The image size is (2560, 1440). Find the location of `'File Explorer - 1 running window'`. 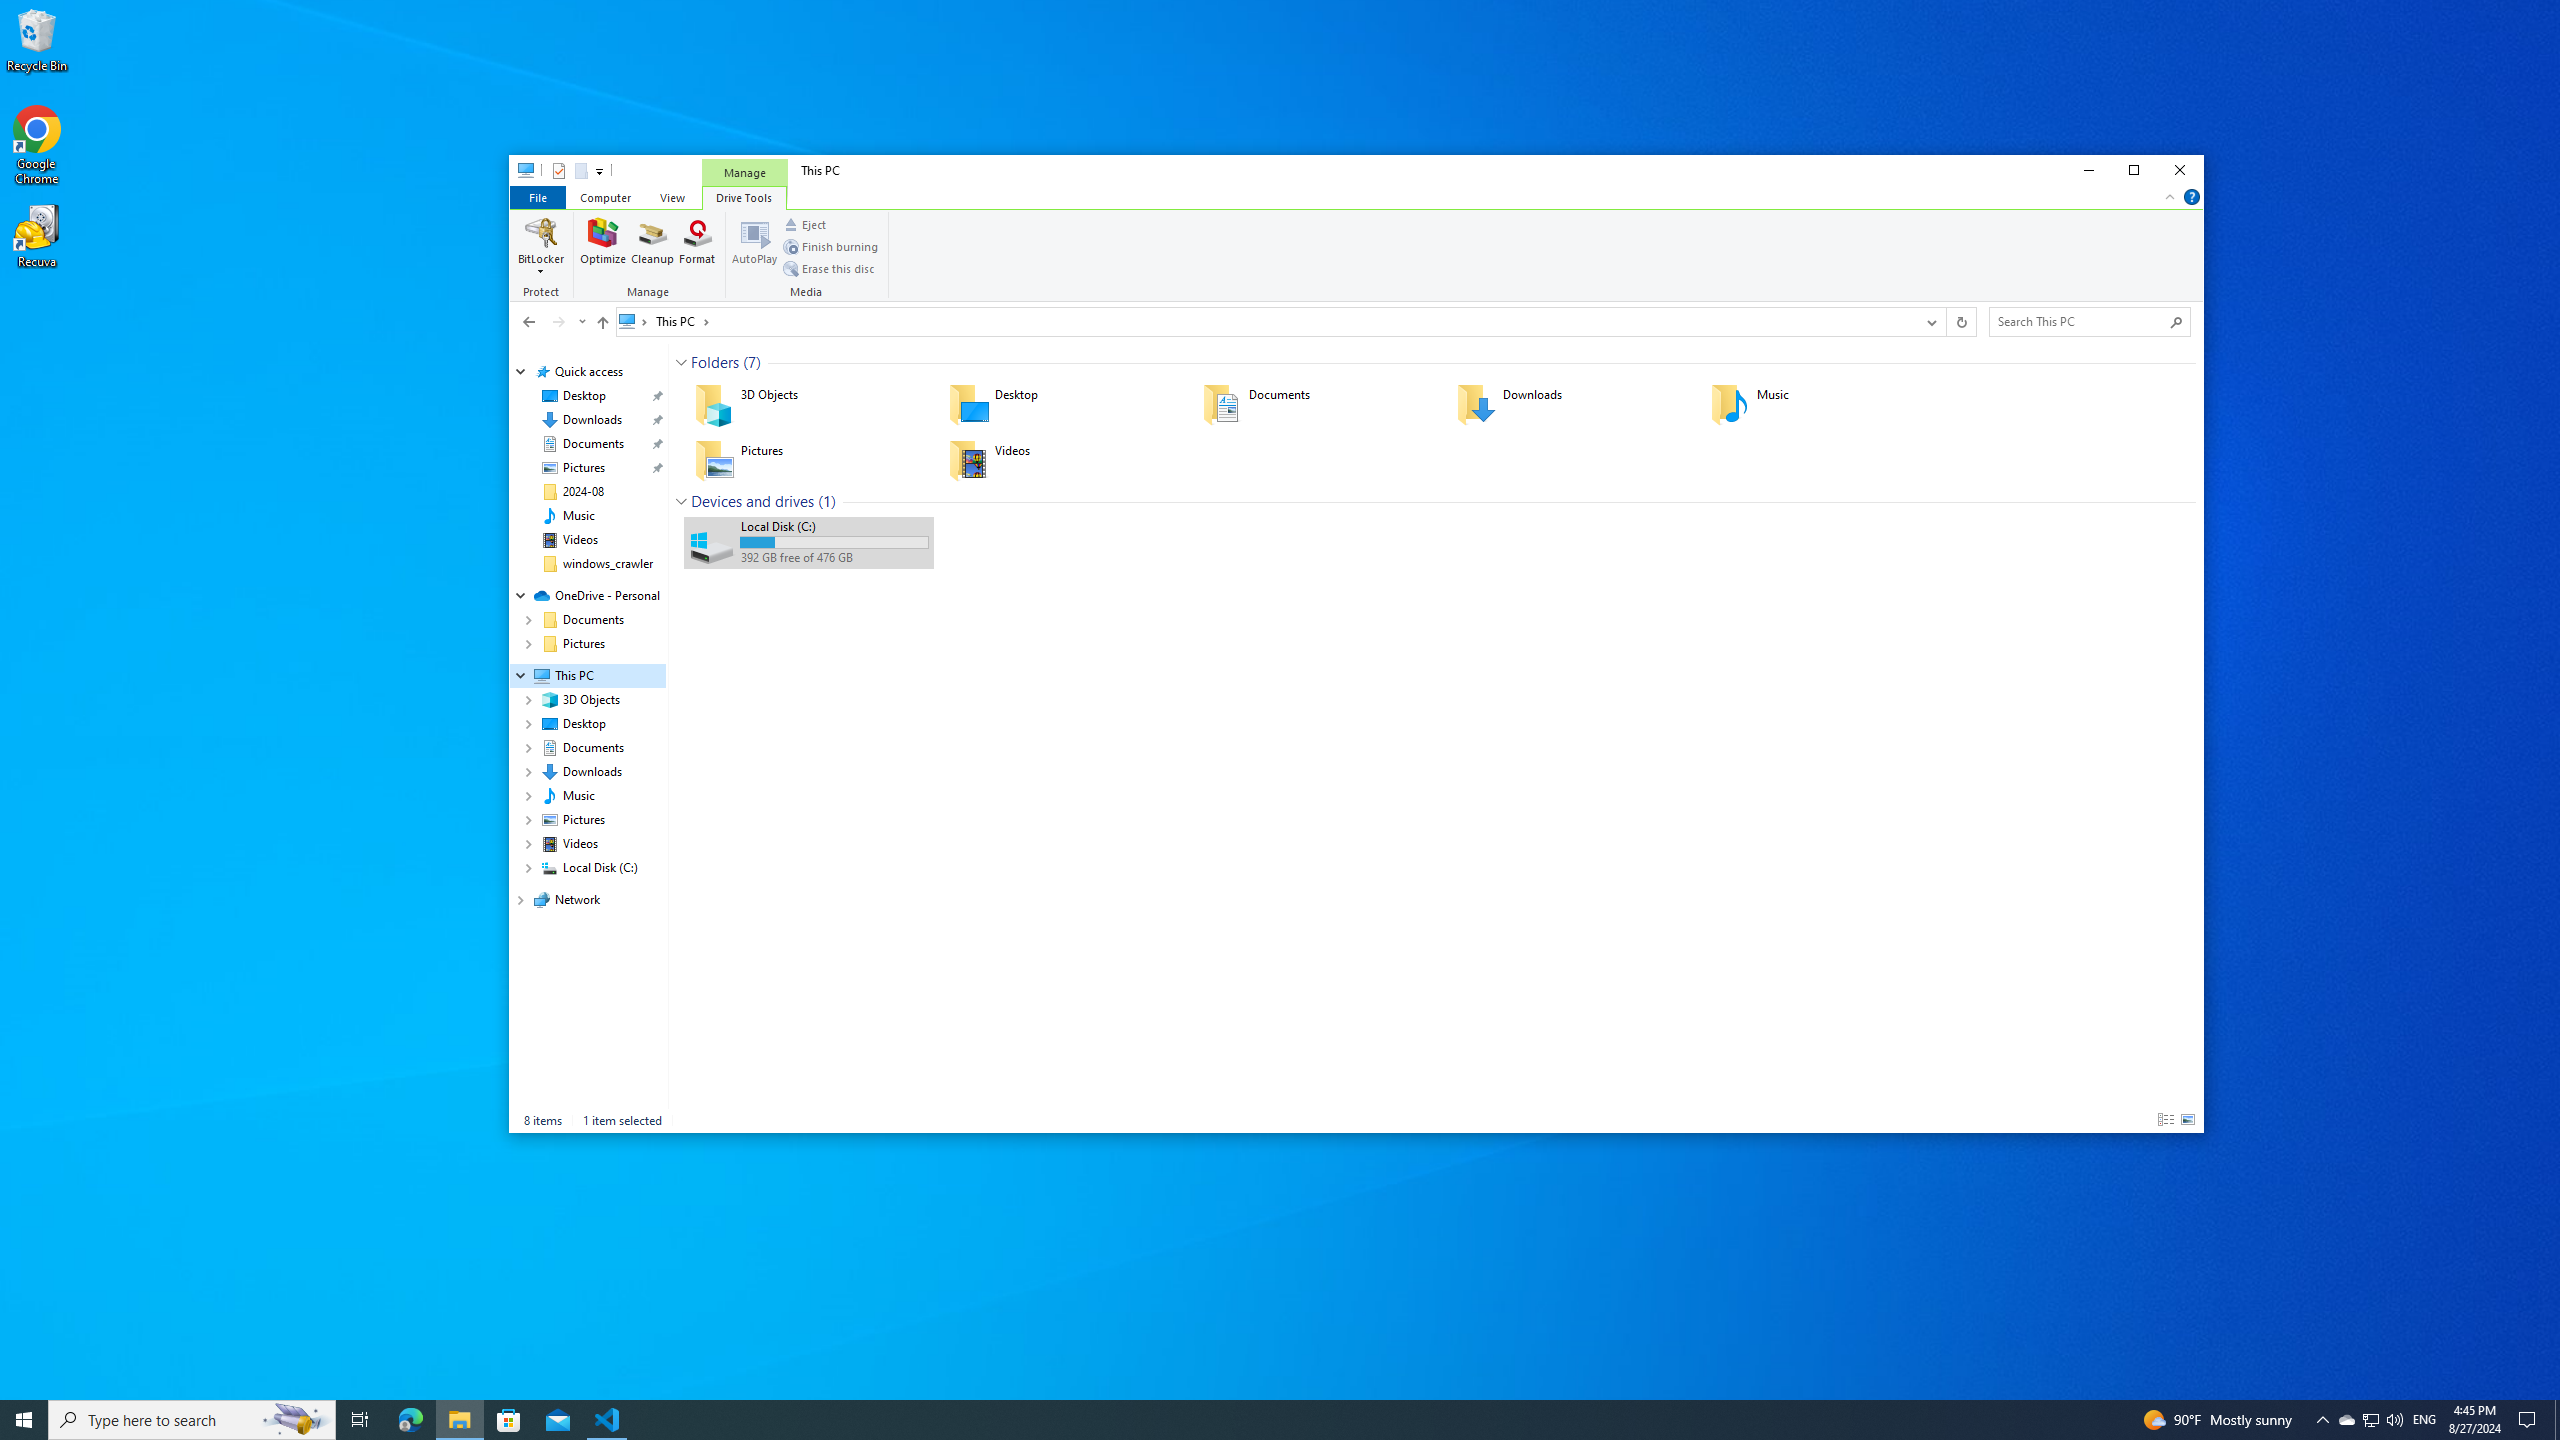

'File Explorer - 1 running window' is located at coordinates (458, 1418).